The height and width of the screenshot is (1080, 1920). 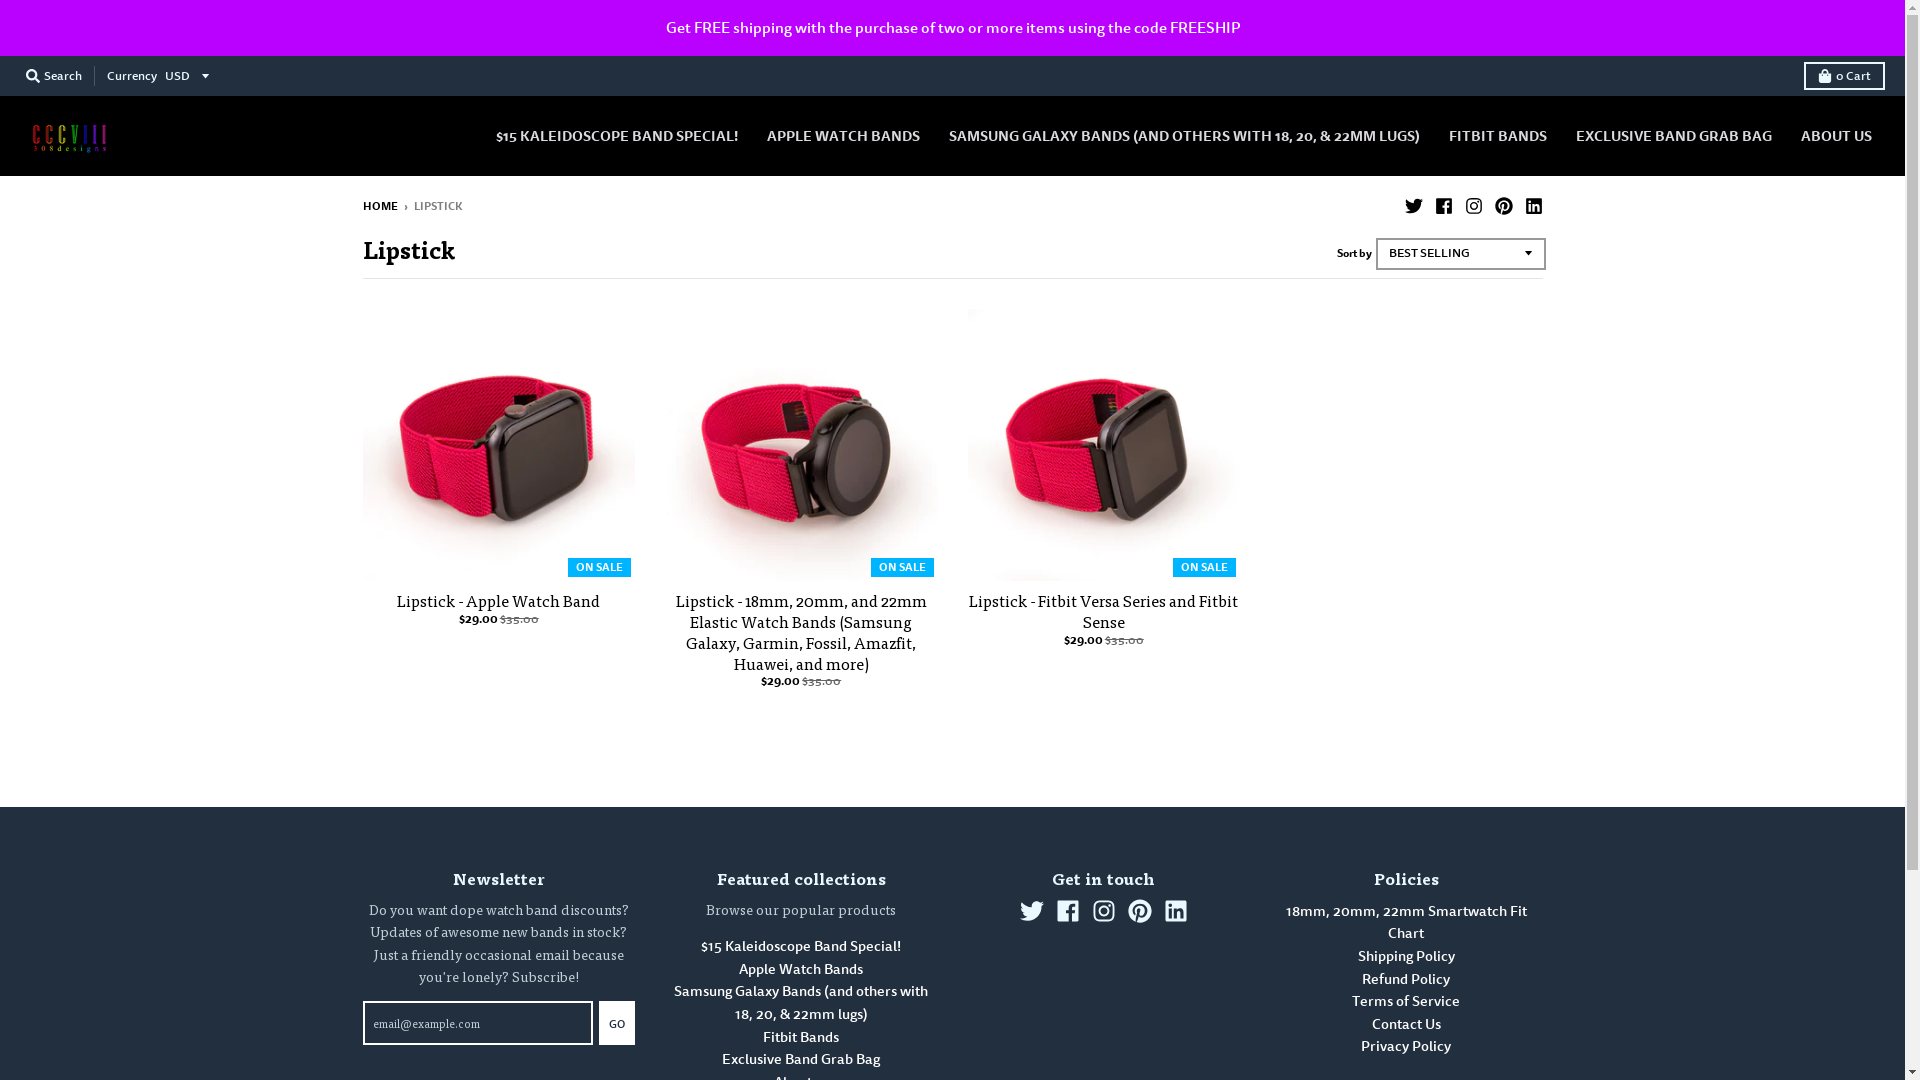 I want to click on 'EXCLUSIVE BAND GRAB BAG', so click(x=1674, y=135).